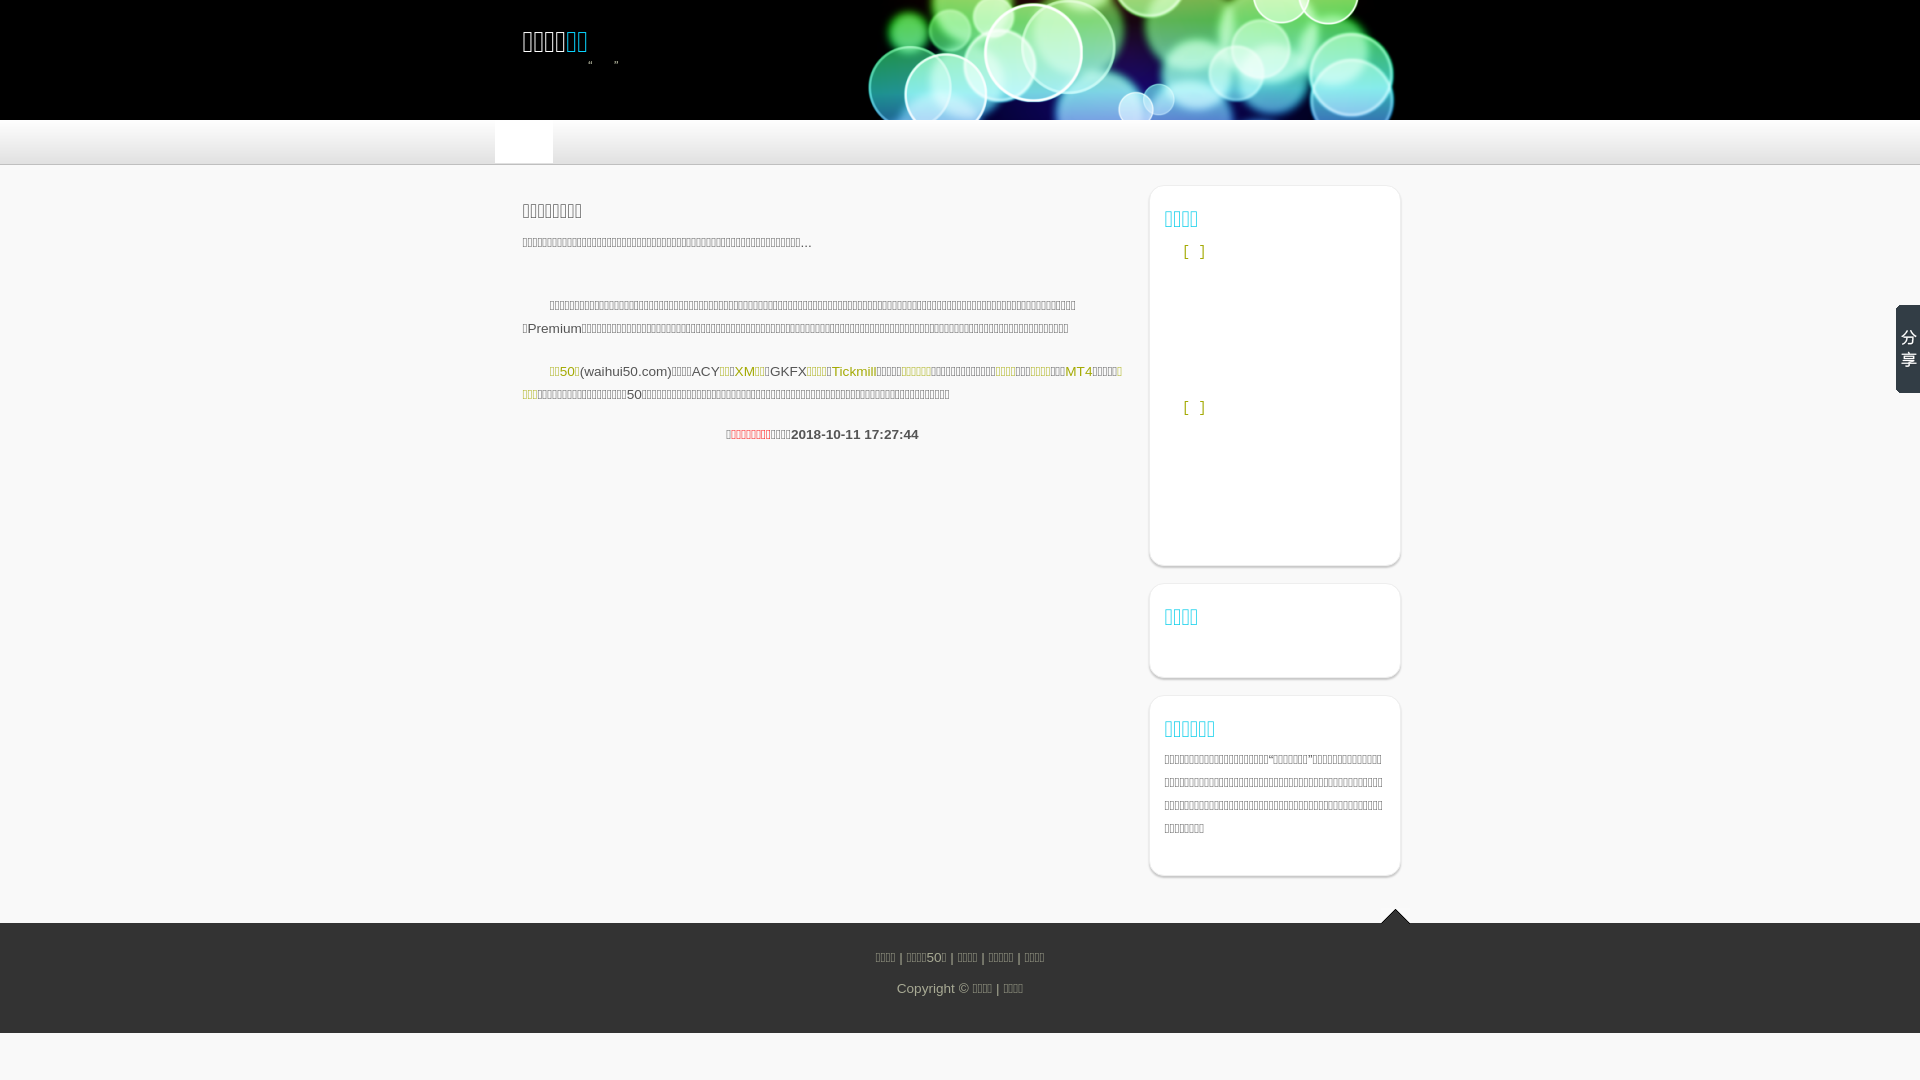 The image size is (1920, 1080). I want to click on 'MT4', so click(1077, 371).